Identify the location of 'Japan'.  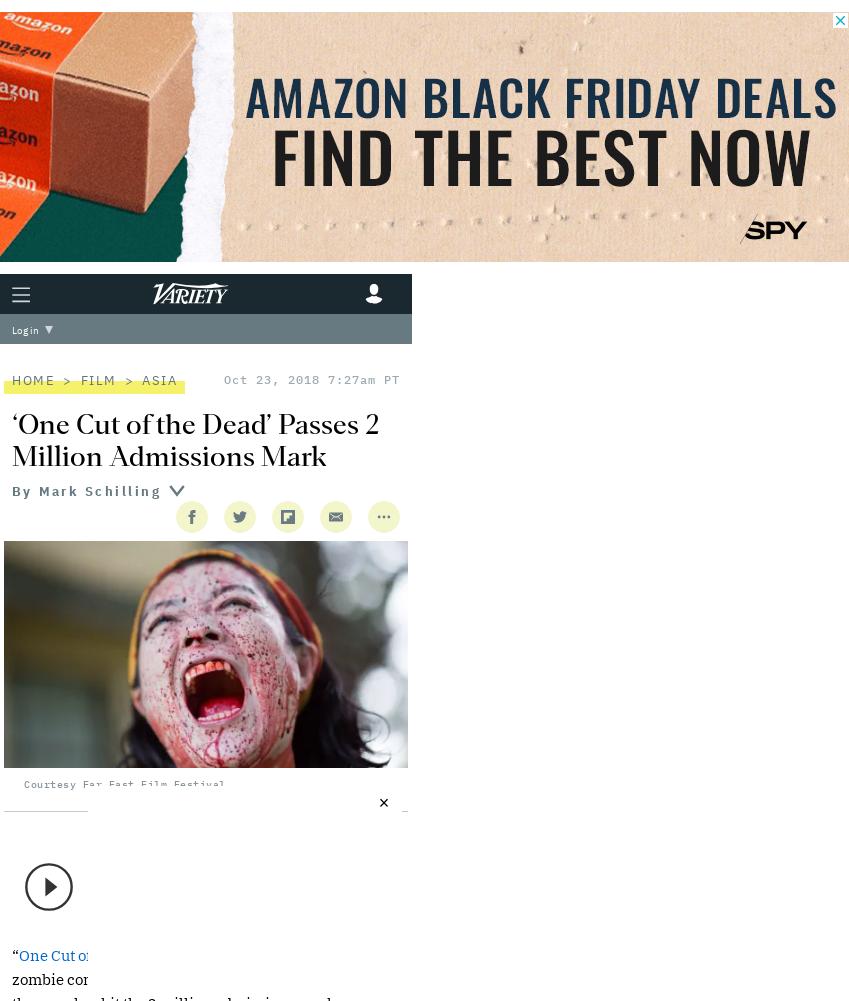
(189, 977).